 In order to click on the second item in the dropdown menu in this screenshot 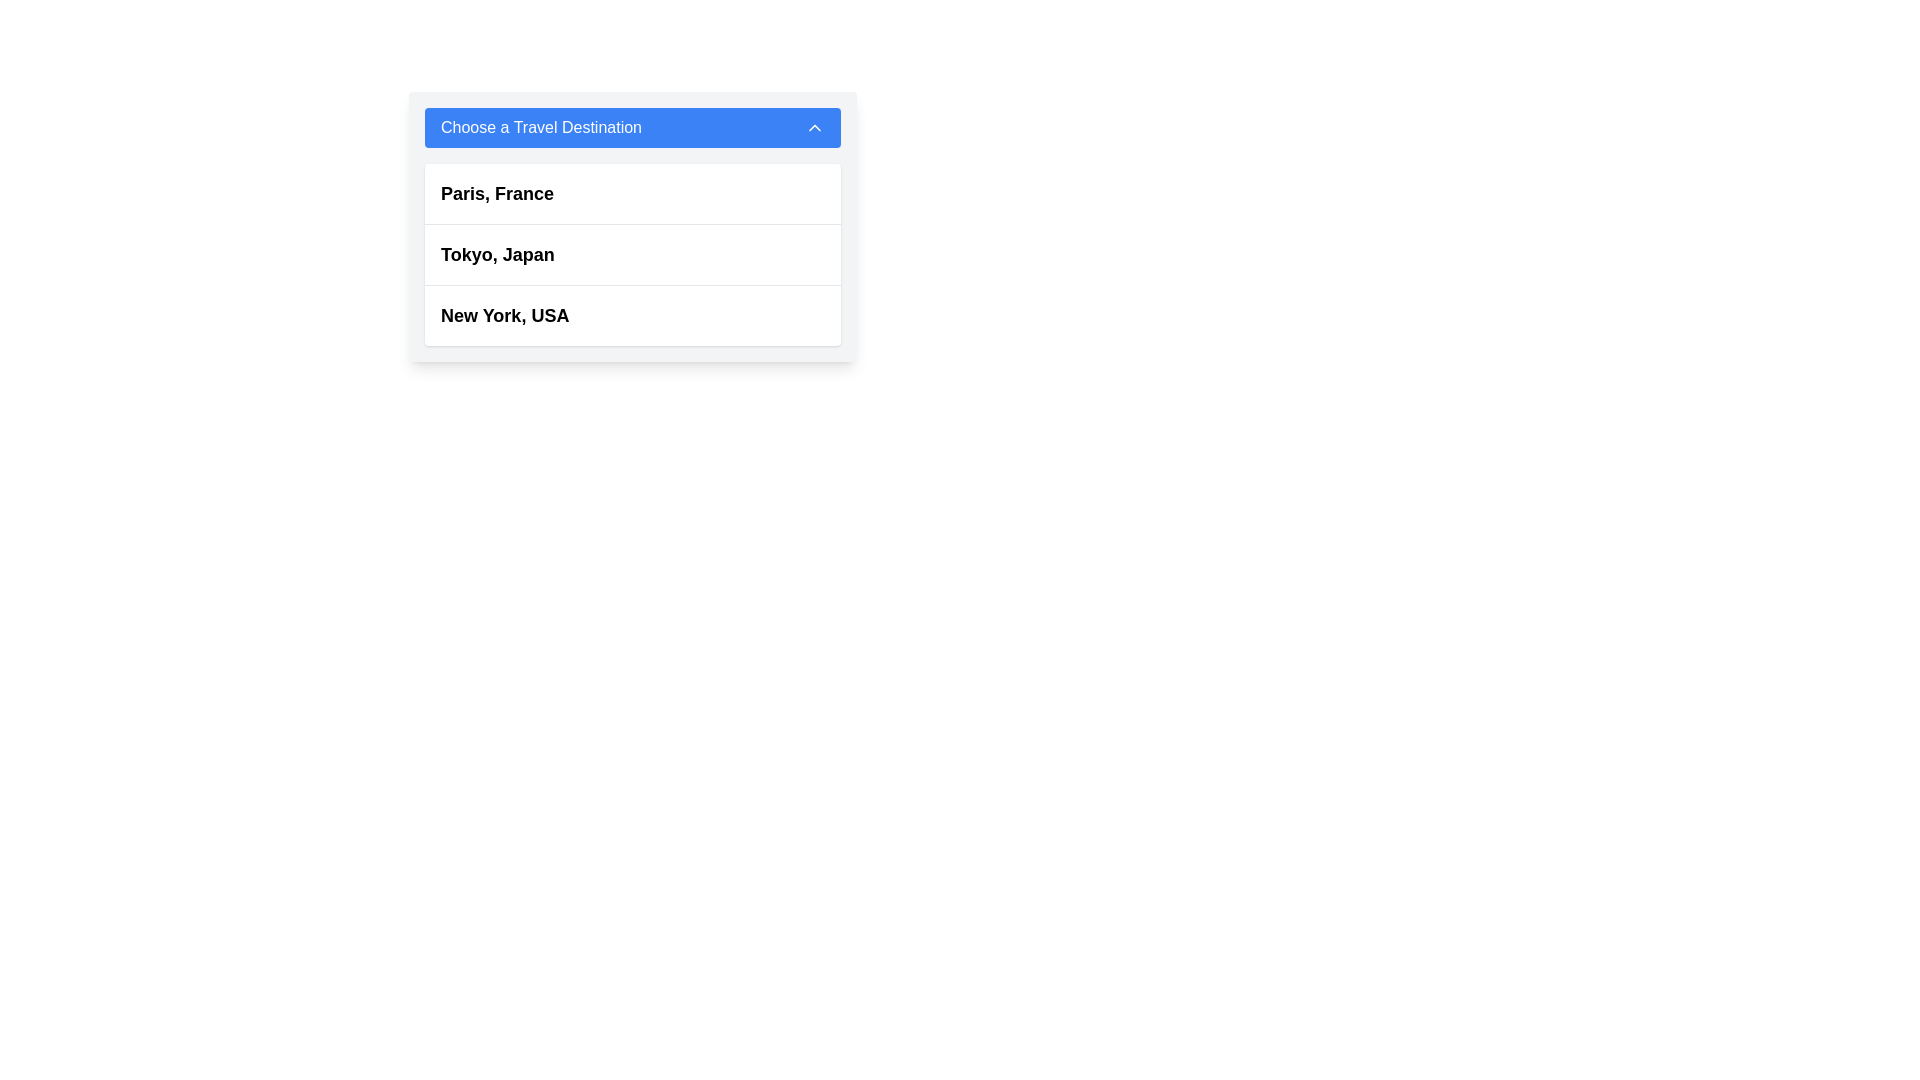, I will do `click(632, 254)`.